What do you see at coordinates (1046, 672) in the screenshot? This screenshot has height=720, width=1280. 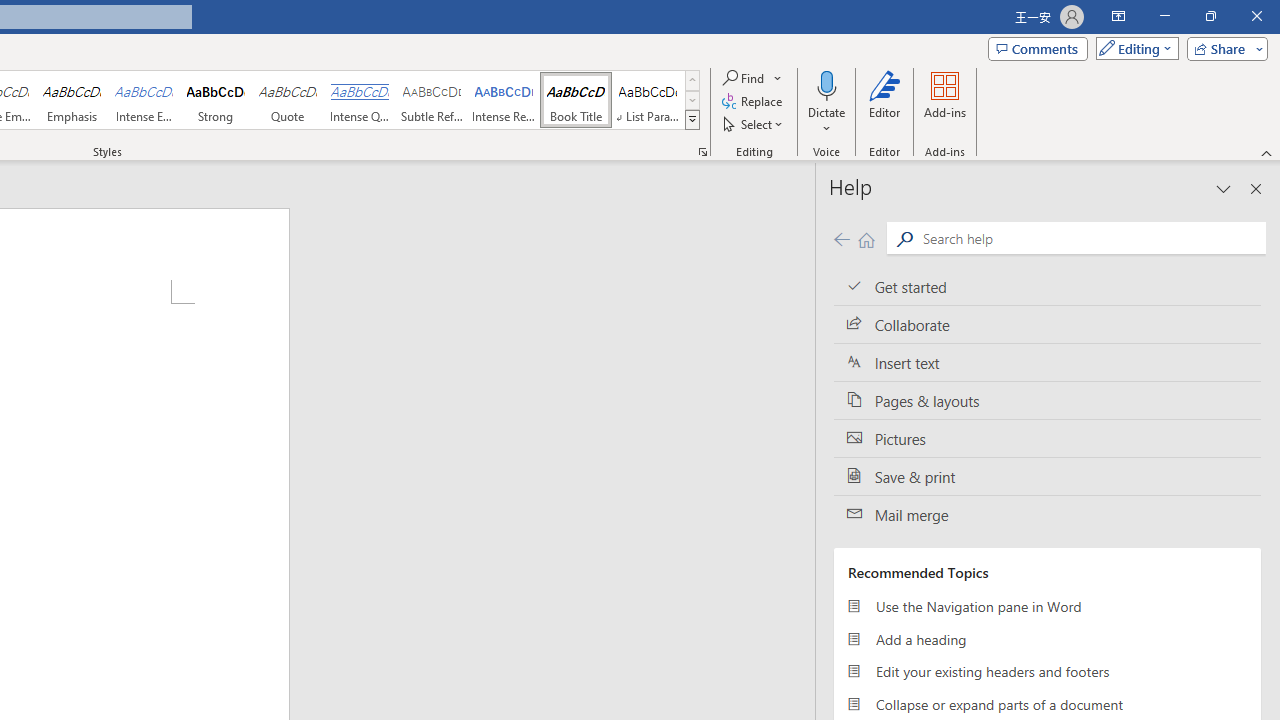 I see `'Edit your existing headers and footers'` at bounding box center [1046, 672].